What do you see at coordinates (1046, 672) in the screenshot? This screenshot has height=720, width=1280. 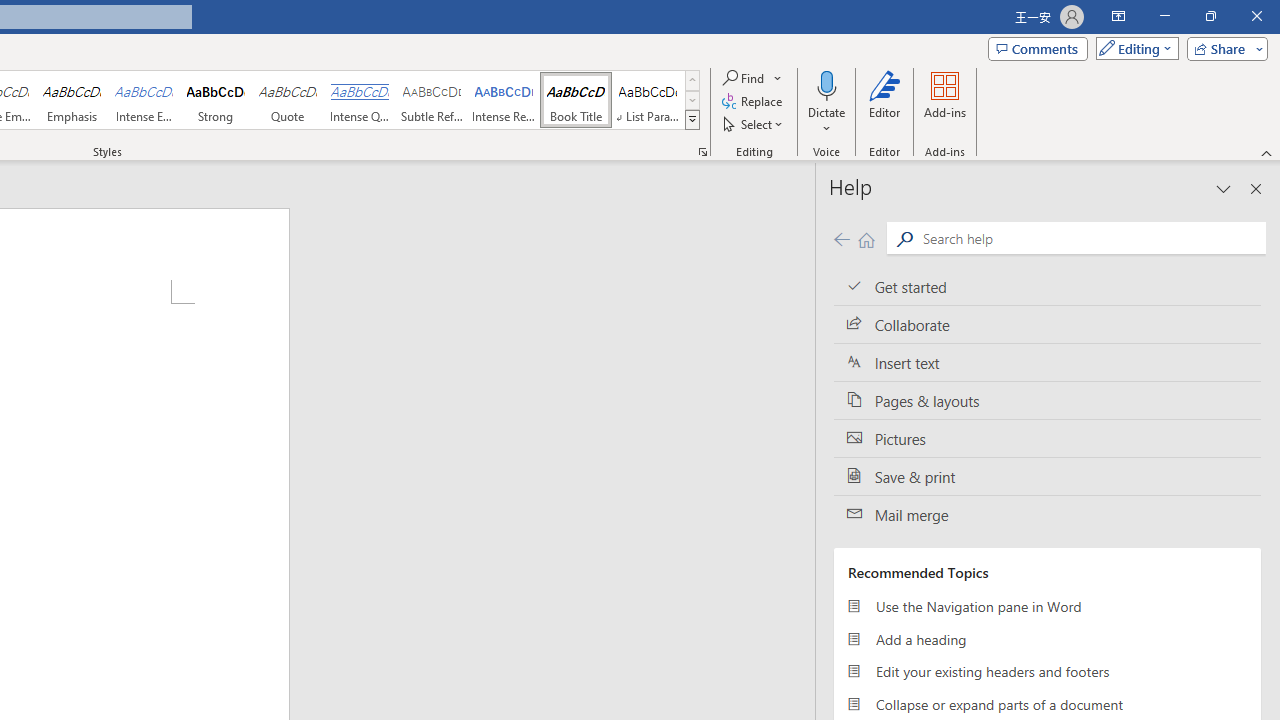 I see `'Edit your existing headers and footers'` at bounding box center [1046, 672].